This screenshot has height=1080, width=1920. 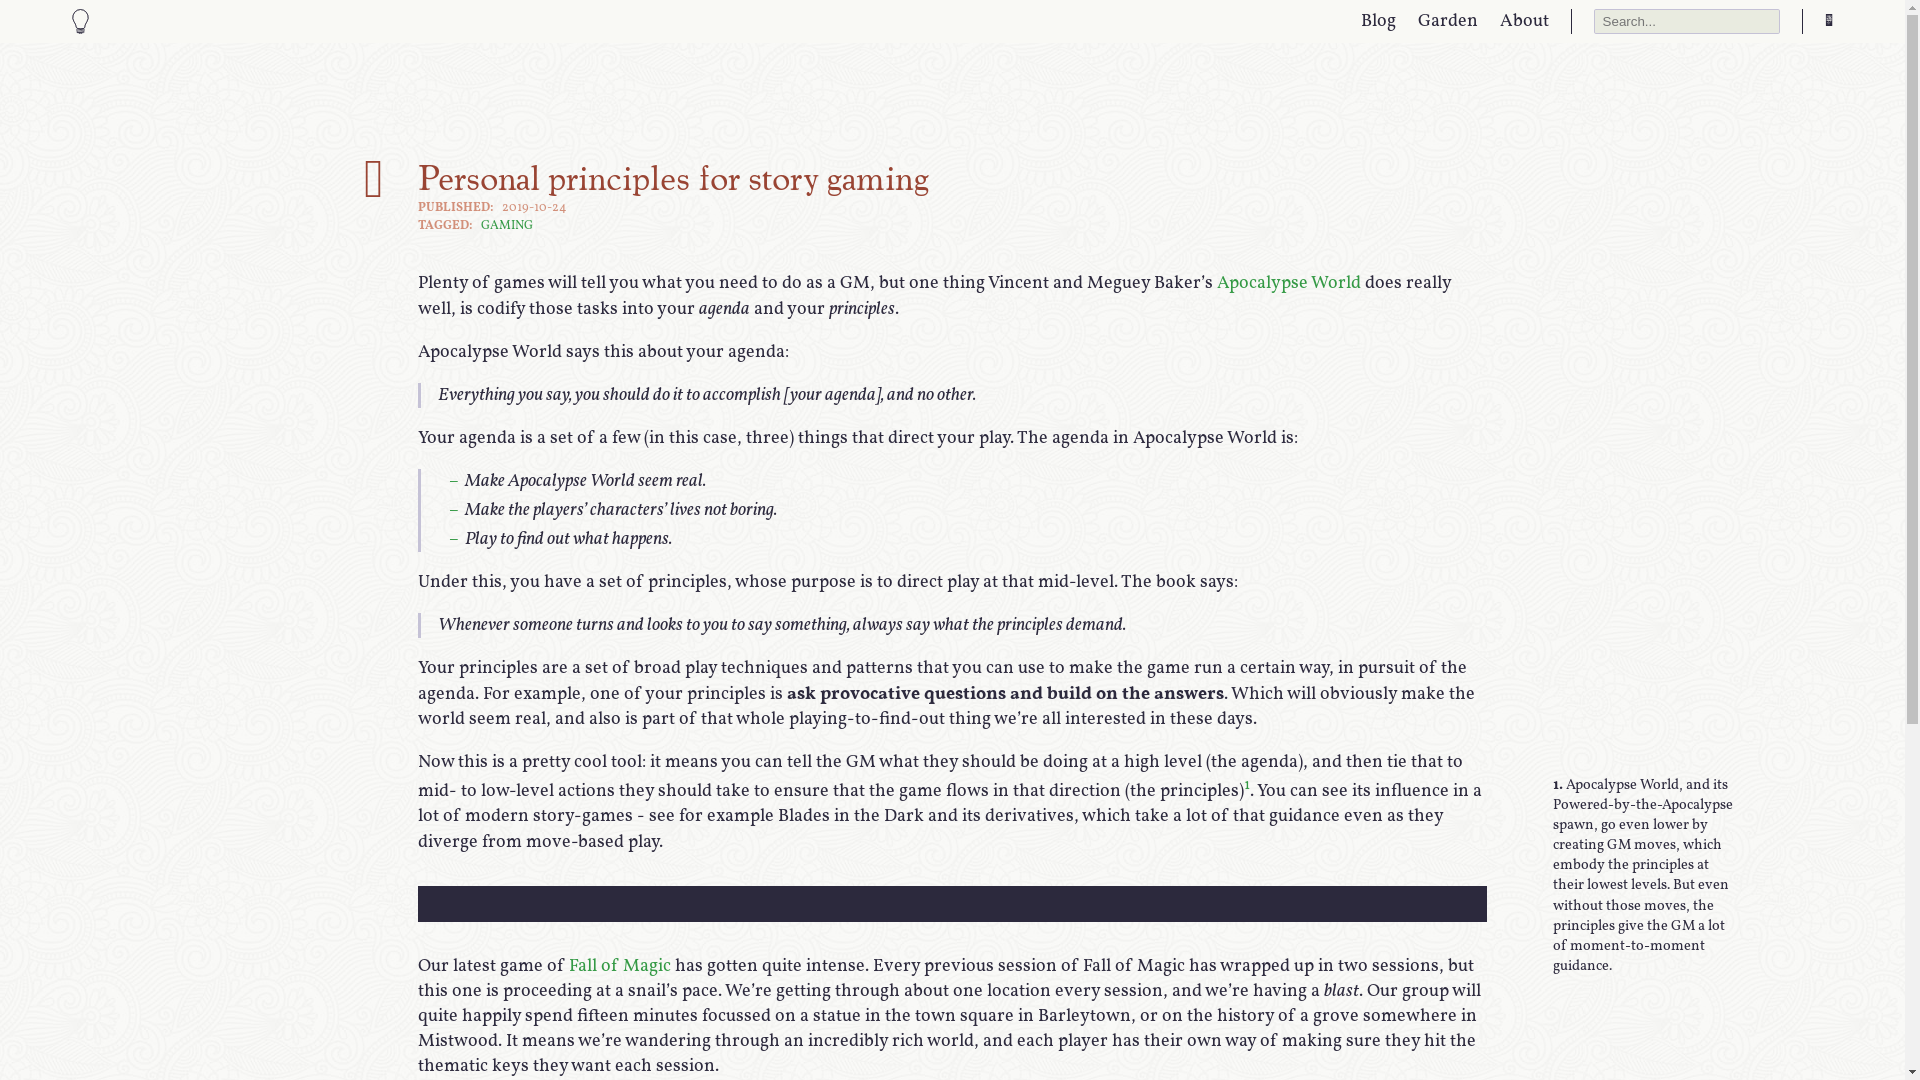 What do you see at coordinates (1289, 283) in the screenshot?
I see `'Apocalypse World'` at bounding box center [1289, 283].